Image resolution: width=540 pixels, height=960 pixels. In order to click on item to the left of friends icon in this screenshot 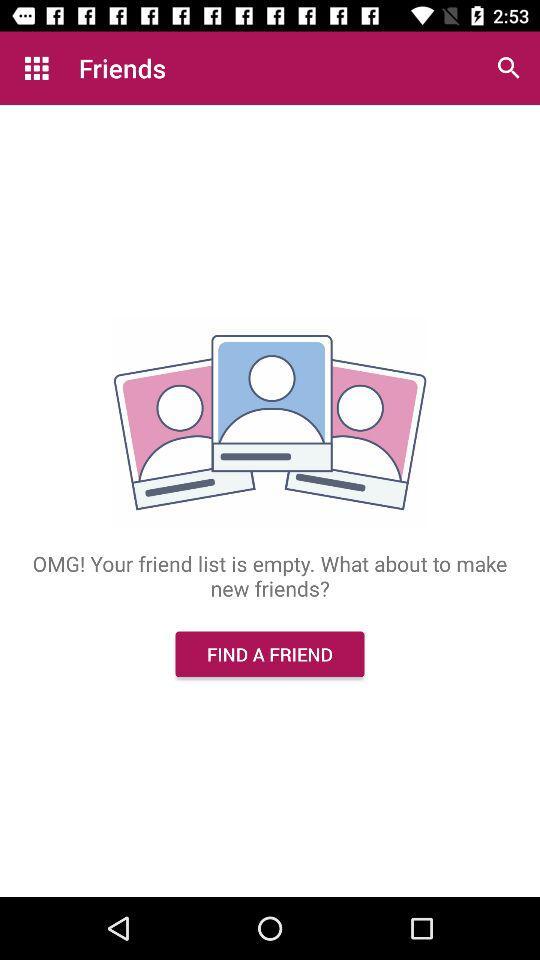, I will do `click(36, 68)`.